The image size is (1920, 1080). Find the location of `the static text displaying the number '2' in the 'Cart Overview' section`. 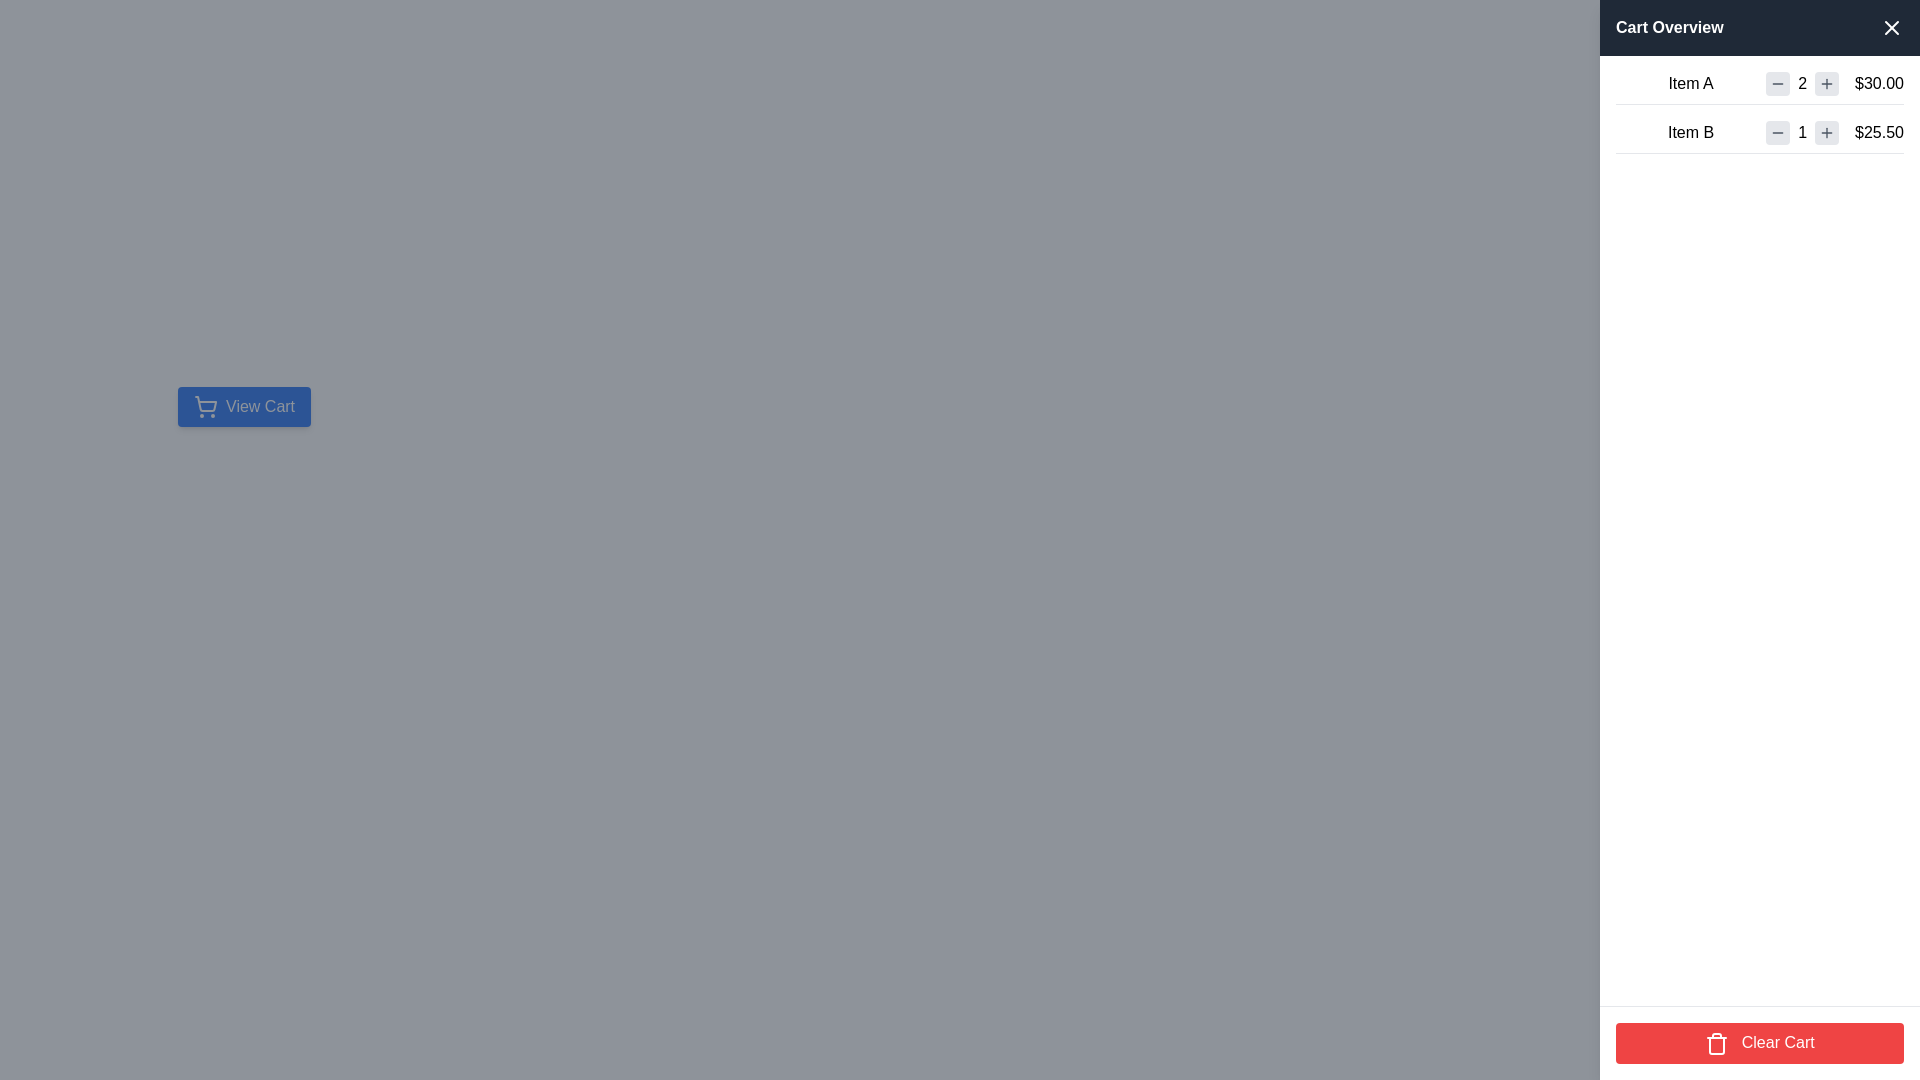

the static text displaying the number '2' in the 'Cart Overview' section is located at coordinates (1802, 83).